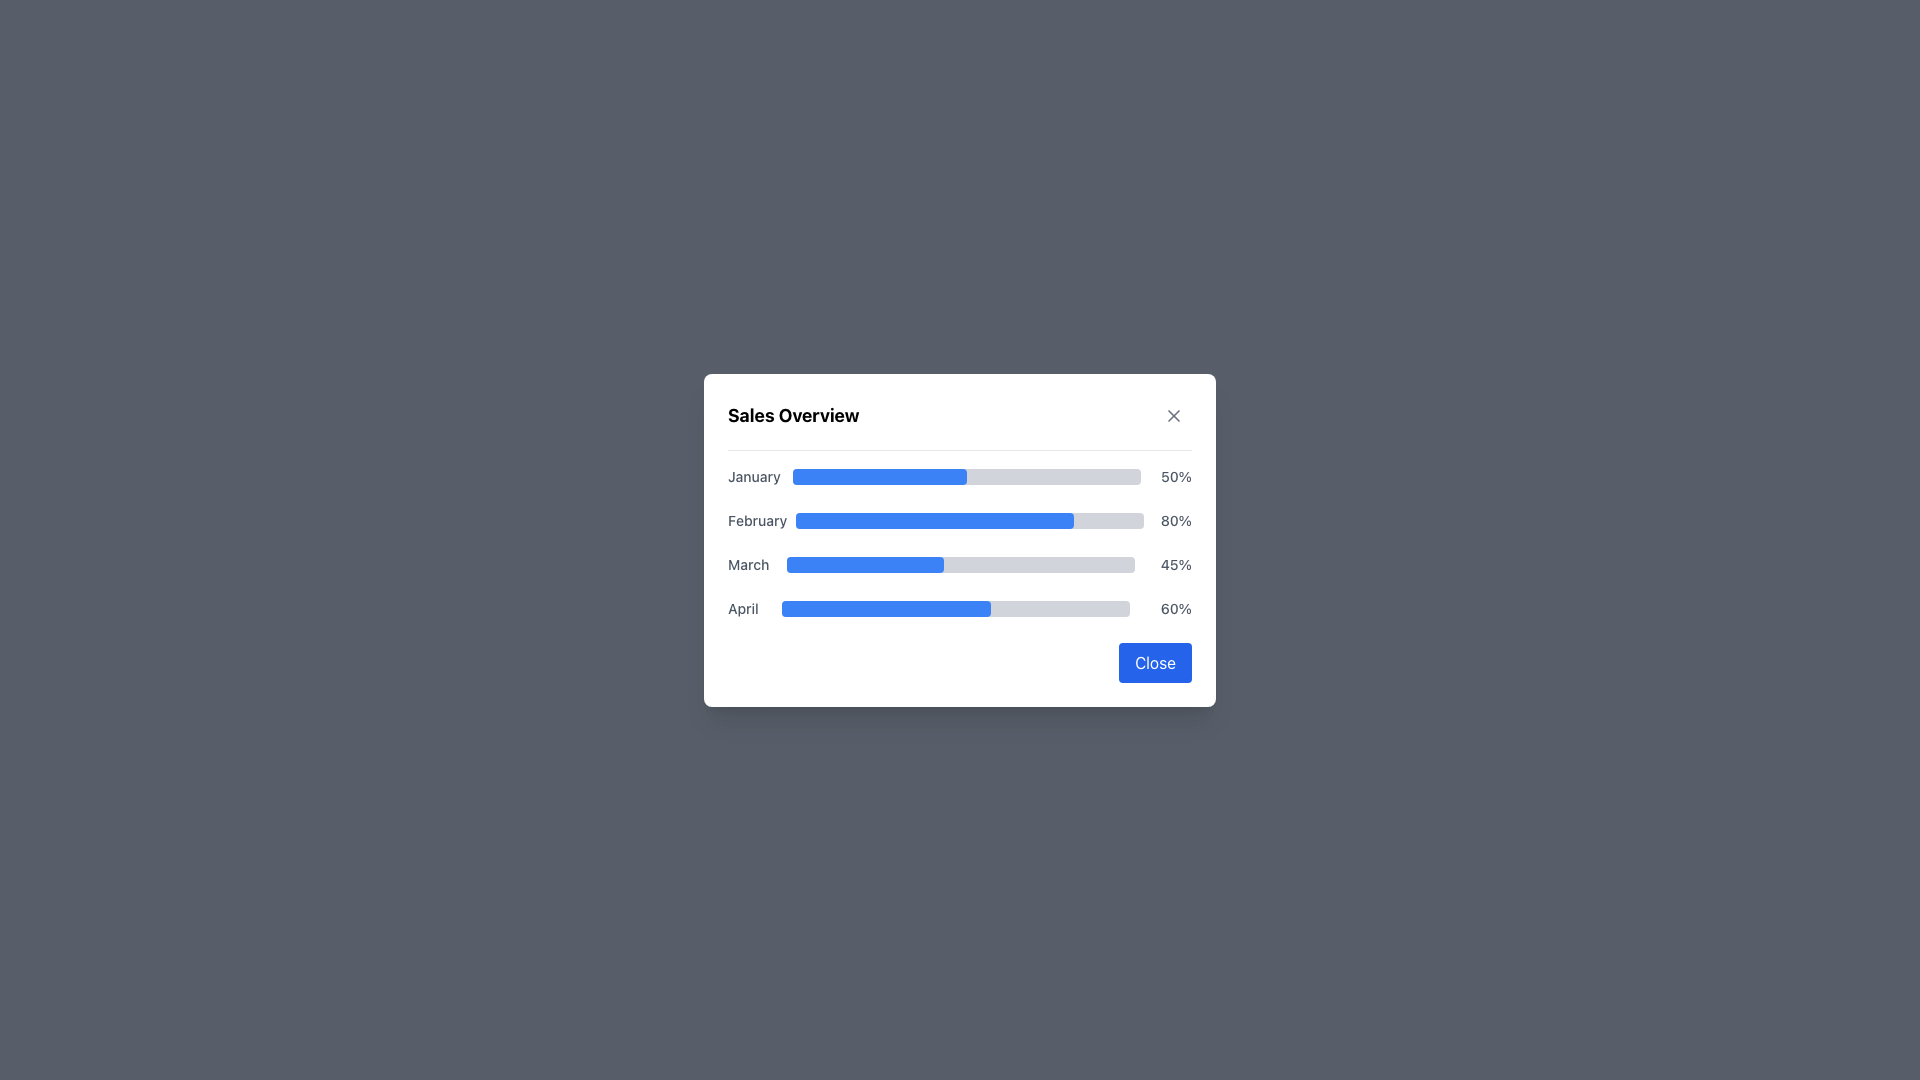 The height and width of the screenshot is (1080, 1920). I want to click on the blue 'Close' button with rounded corners located at the bottom-right corner of the popup interface to trigger the hover effect, so click(1155, 662).